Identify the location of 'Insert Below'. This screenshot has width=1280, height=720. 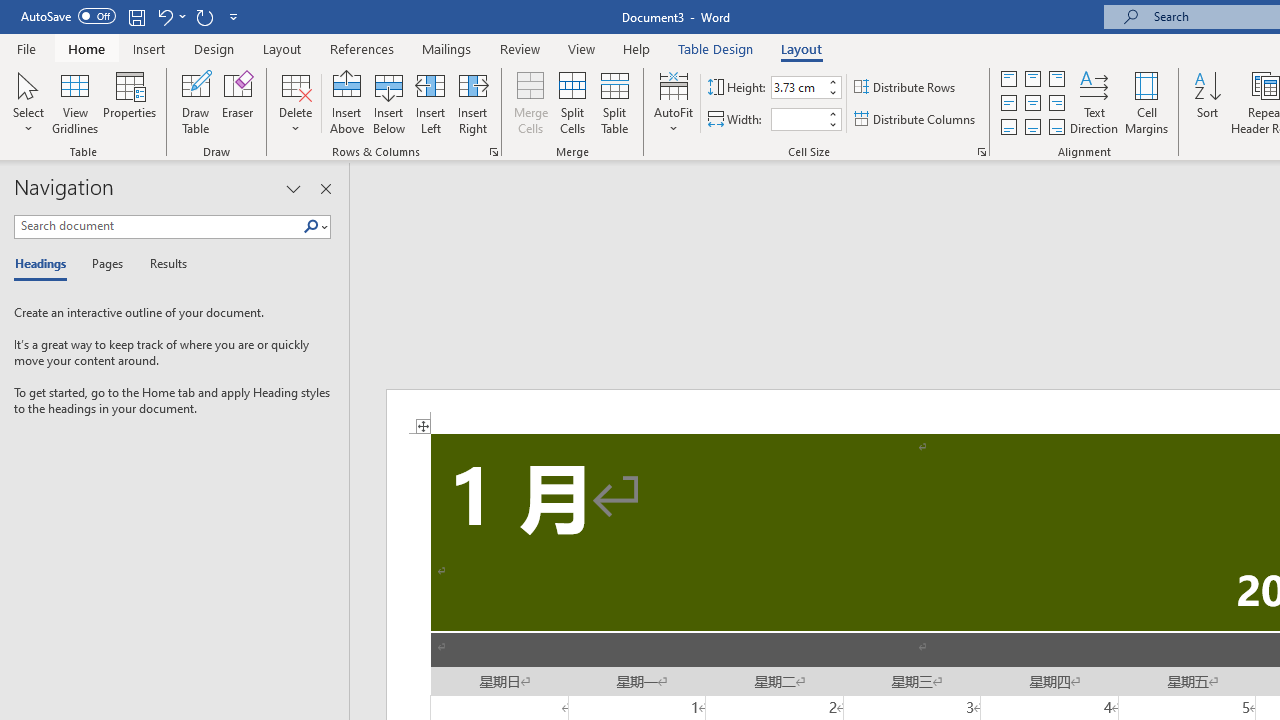
(389, 103).